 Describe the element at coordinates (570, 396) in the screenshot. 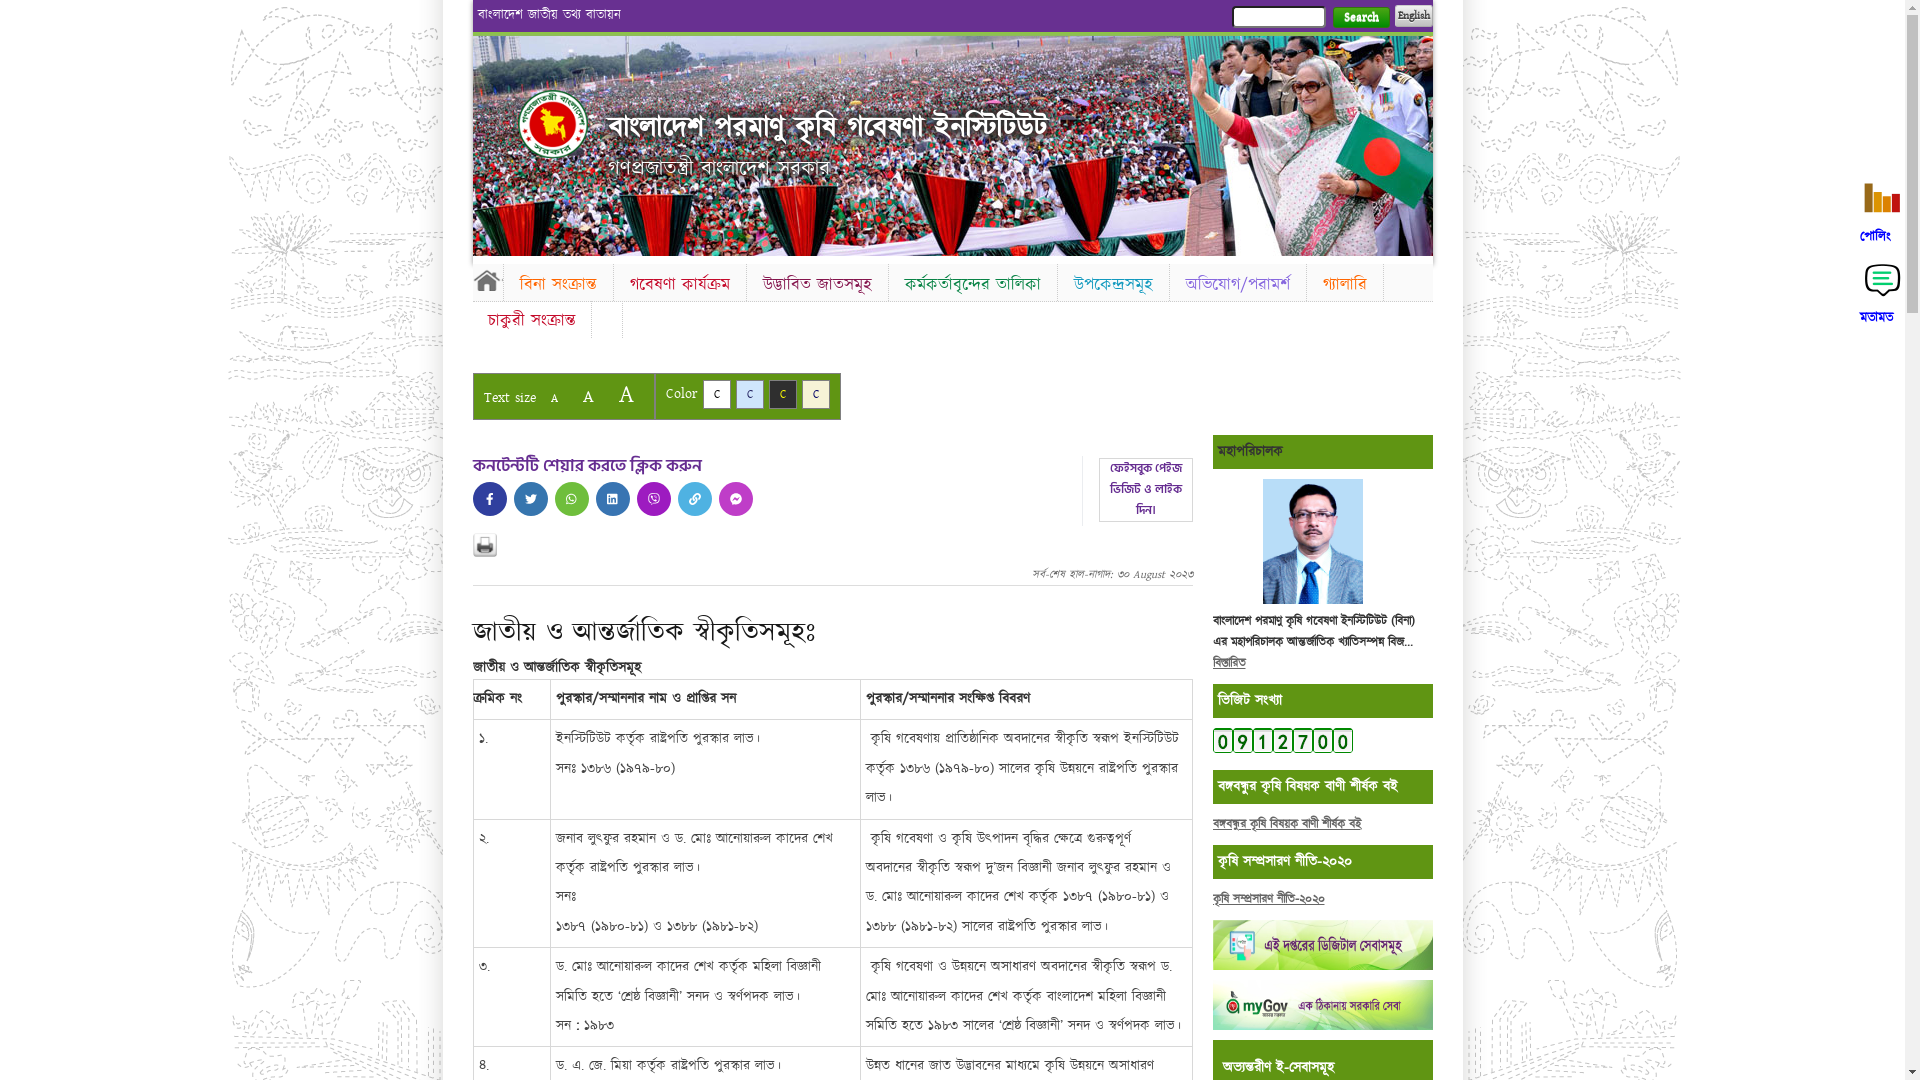

I see `'A'` at that location.